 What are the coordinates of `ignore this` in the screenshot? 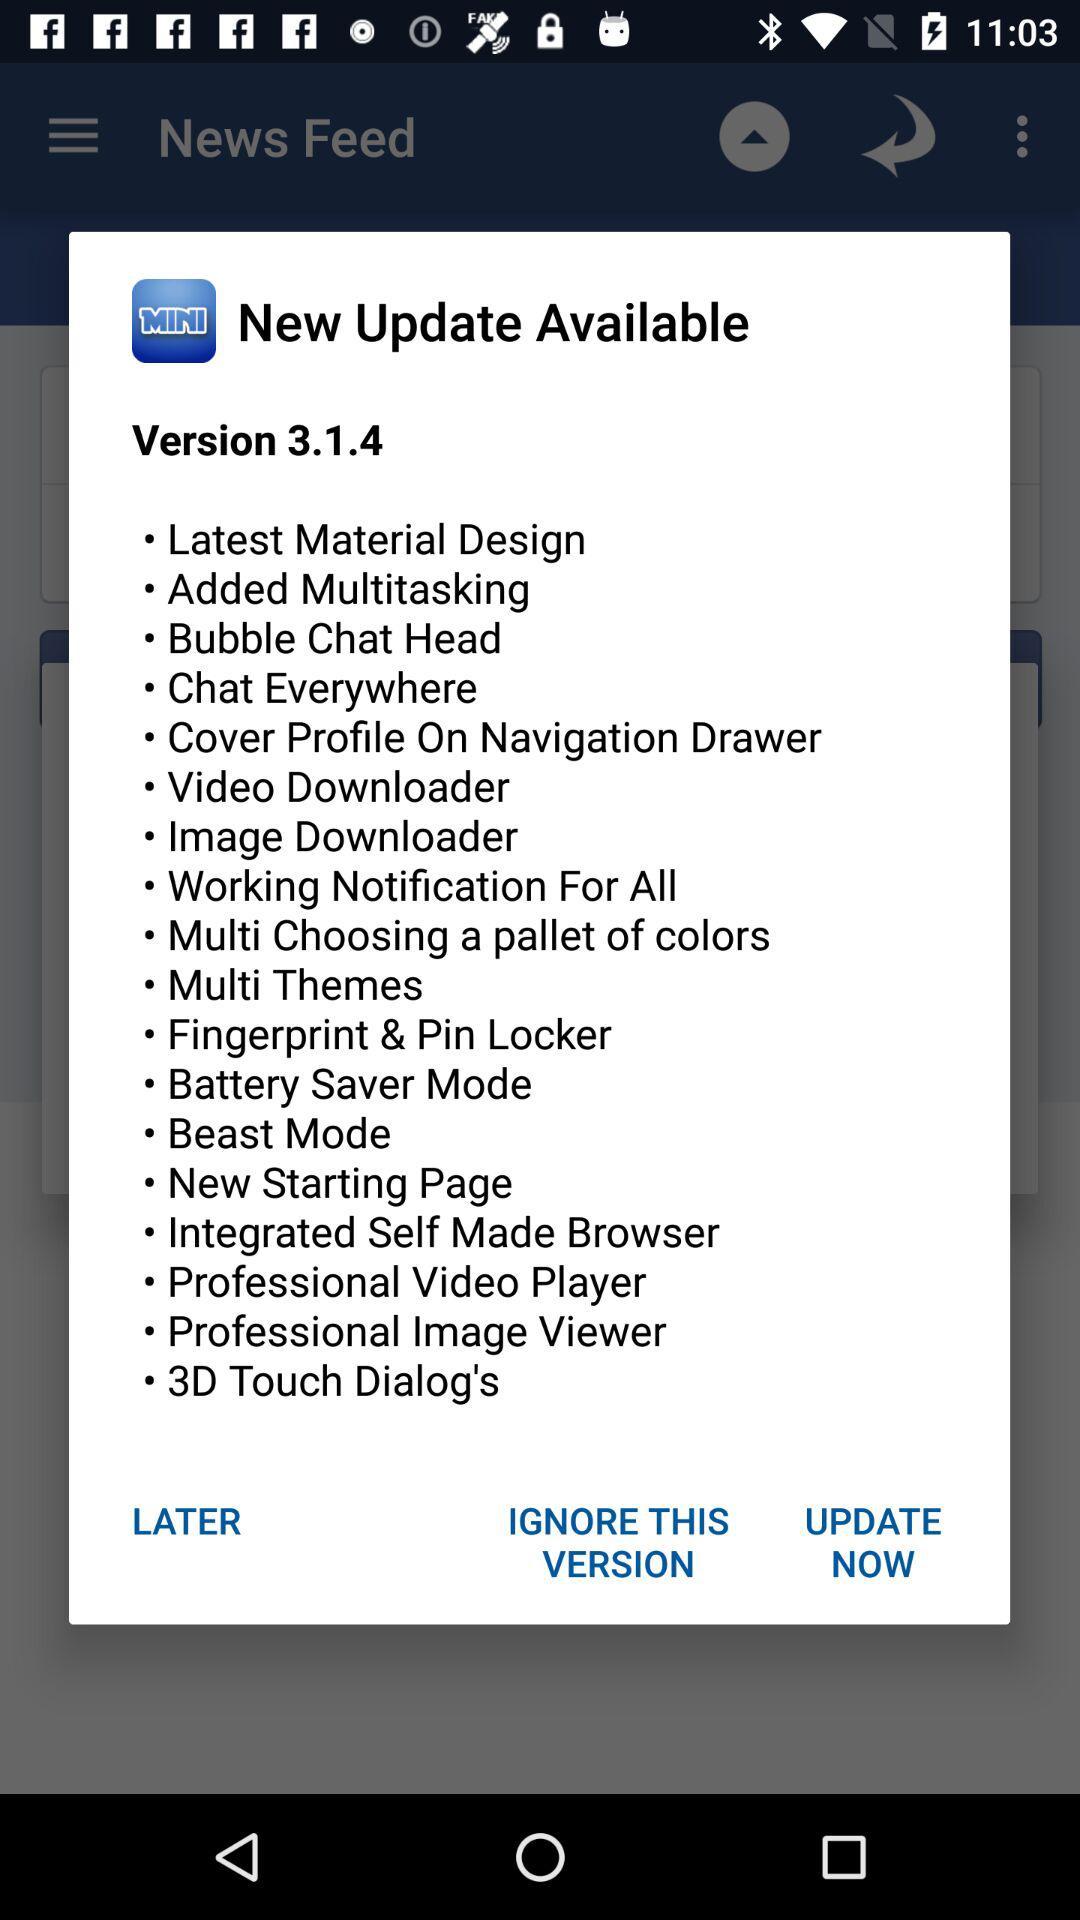 It's located at (618, 1540).